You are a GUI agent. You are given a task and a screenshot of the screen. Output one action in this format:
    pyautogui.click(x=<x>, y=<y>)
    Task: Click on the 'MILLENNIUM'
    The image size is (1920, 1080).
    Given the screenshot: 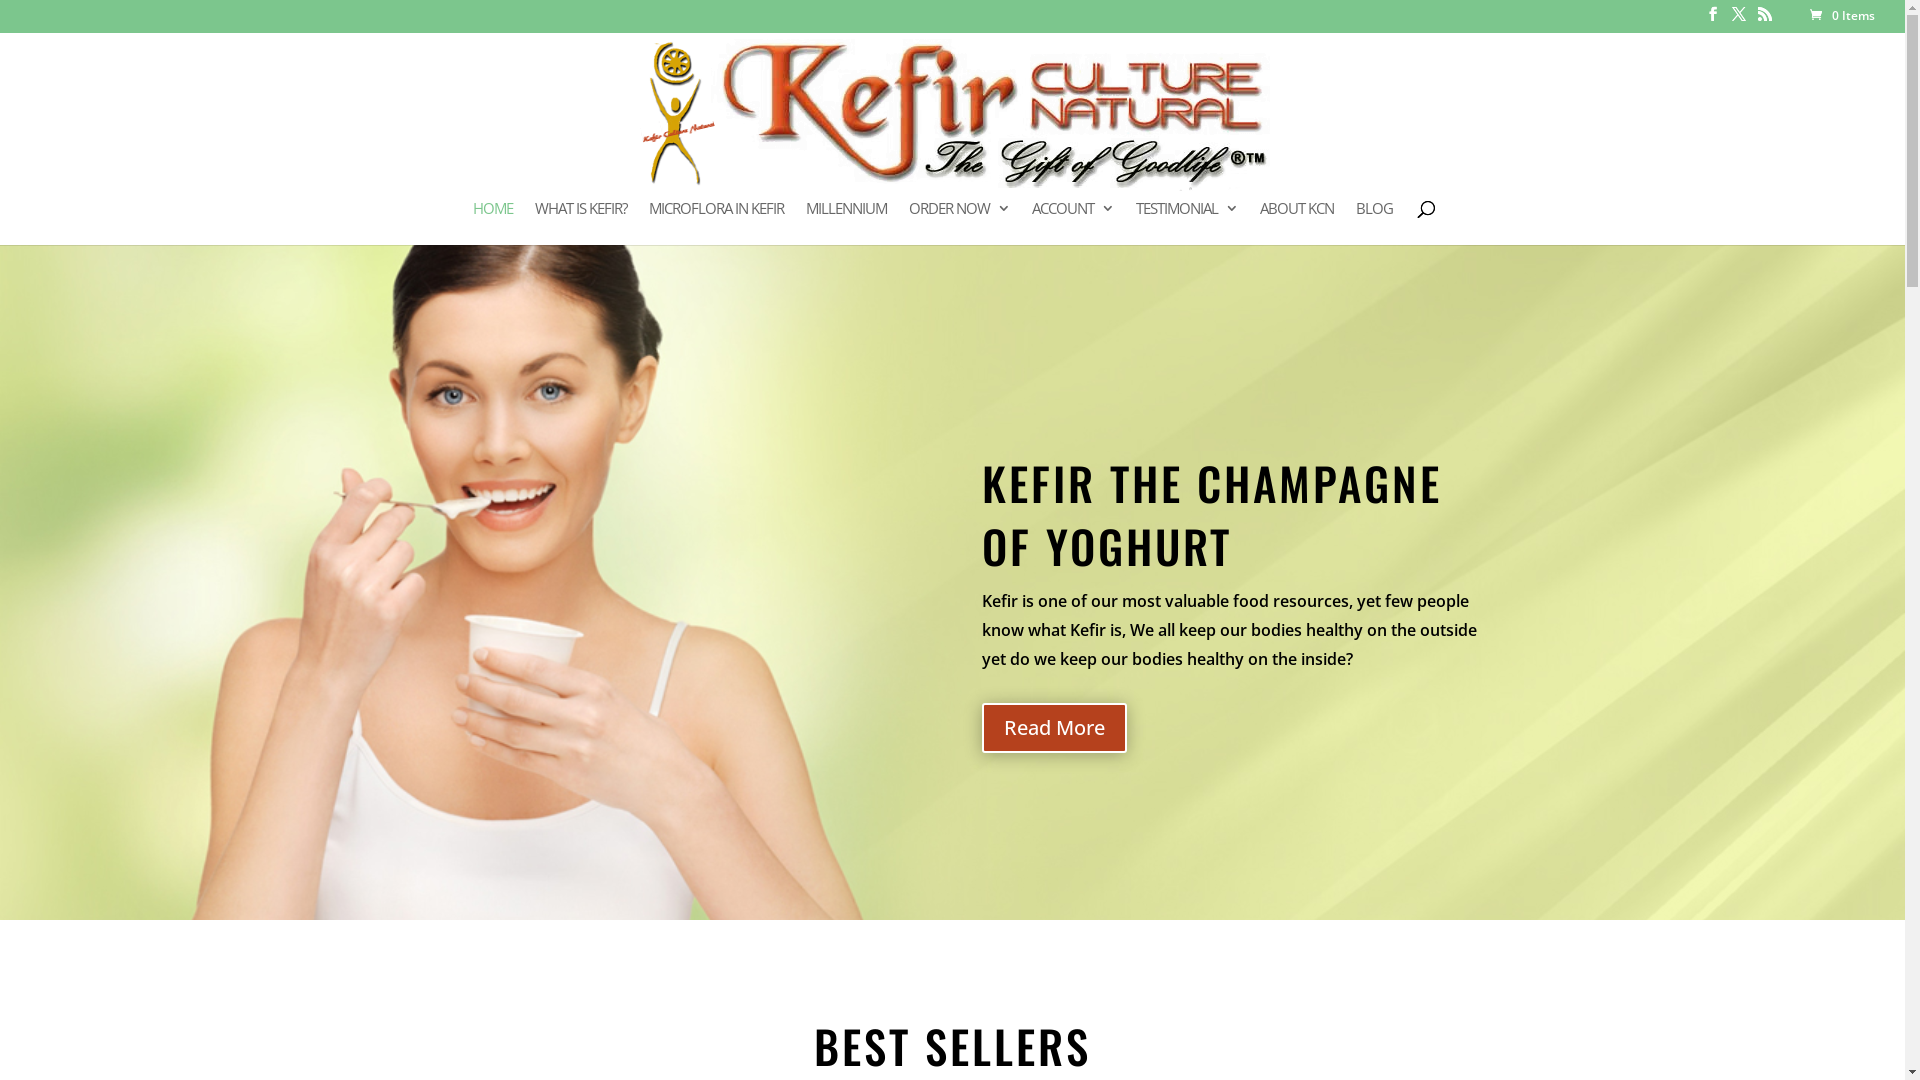 What is the action you would take?
    pyautogui.click(x=846, y=222)
    